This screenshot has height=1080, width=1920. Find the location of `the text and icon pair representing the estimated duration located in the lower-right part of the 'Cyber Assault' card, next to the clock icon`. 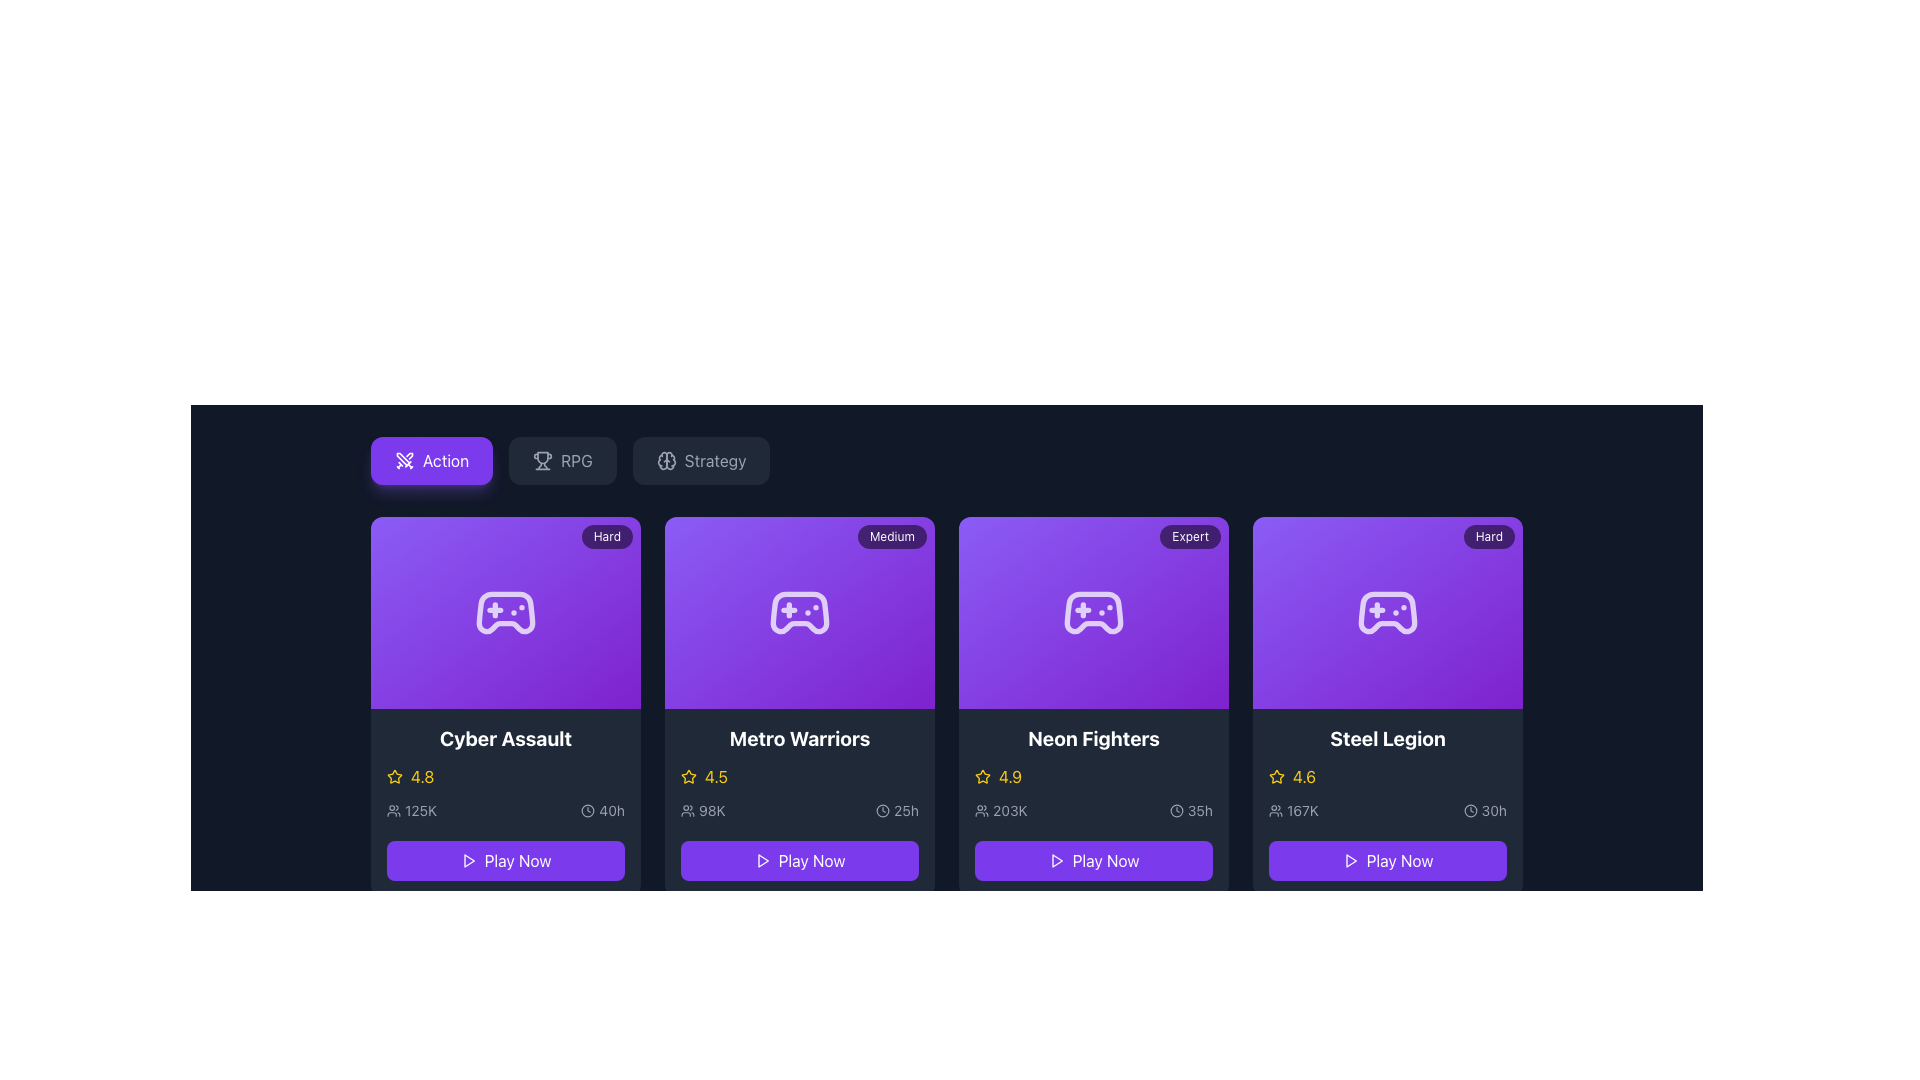

the text and icon pair representing the estimated duration located in the lower-right part of the 'Cyber Assault' card, next to the clock icon is located at coordinates (602, 810).